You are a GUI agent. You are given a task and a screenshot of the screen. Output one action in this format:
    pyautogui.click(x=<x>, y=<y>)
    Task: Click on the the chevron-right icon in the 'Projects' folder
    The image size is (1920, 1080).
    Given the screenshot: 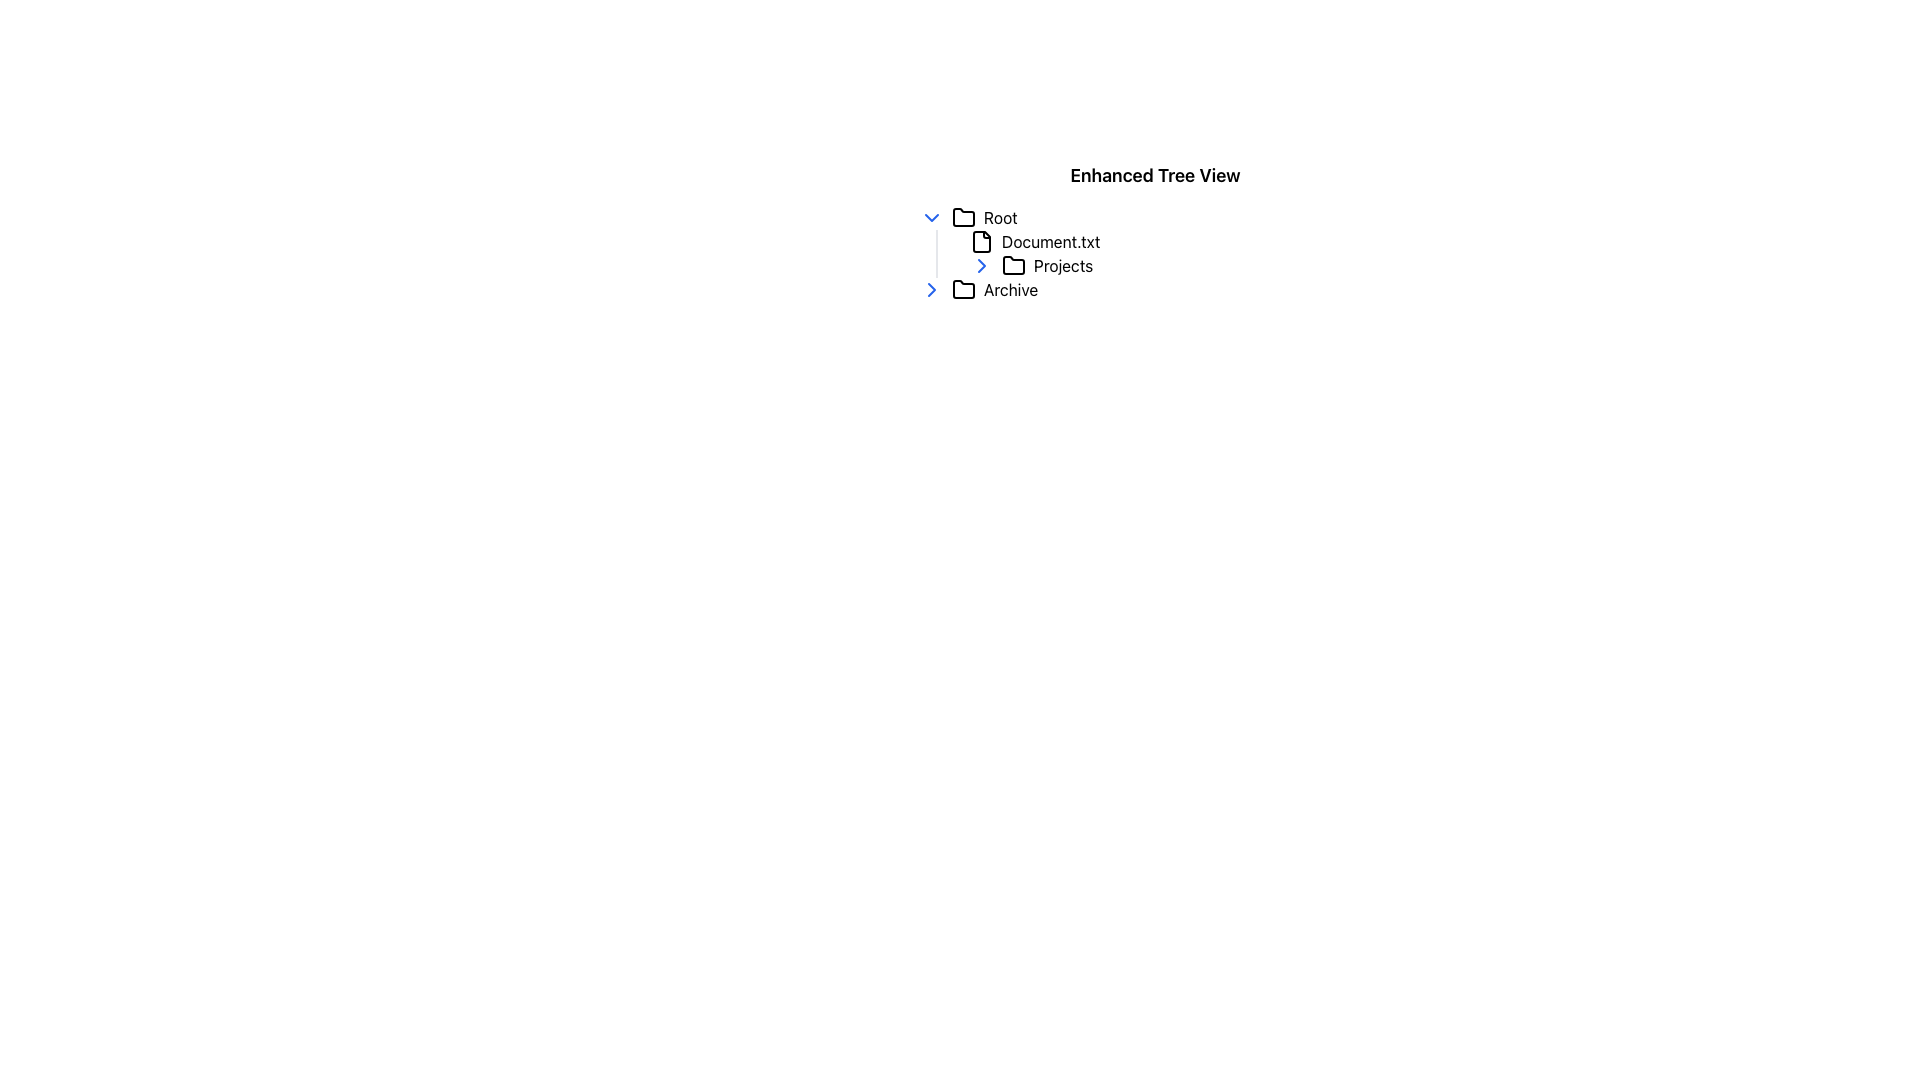 What is the action you would take?
    pyautogui.click(x=982, y=265)
    